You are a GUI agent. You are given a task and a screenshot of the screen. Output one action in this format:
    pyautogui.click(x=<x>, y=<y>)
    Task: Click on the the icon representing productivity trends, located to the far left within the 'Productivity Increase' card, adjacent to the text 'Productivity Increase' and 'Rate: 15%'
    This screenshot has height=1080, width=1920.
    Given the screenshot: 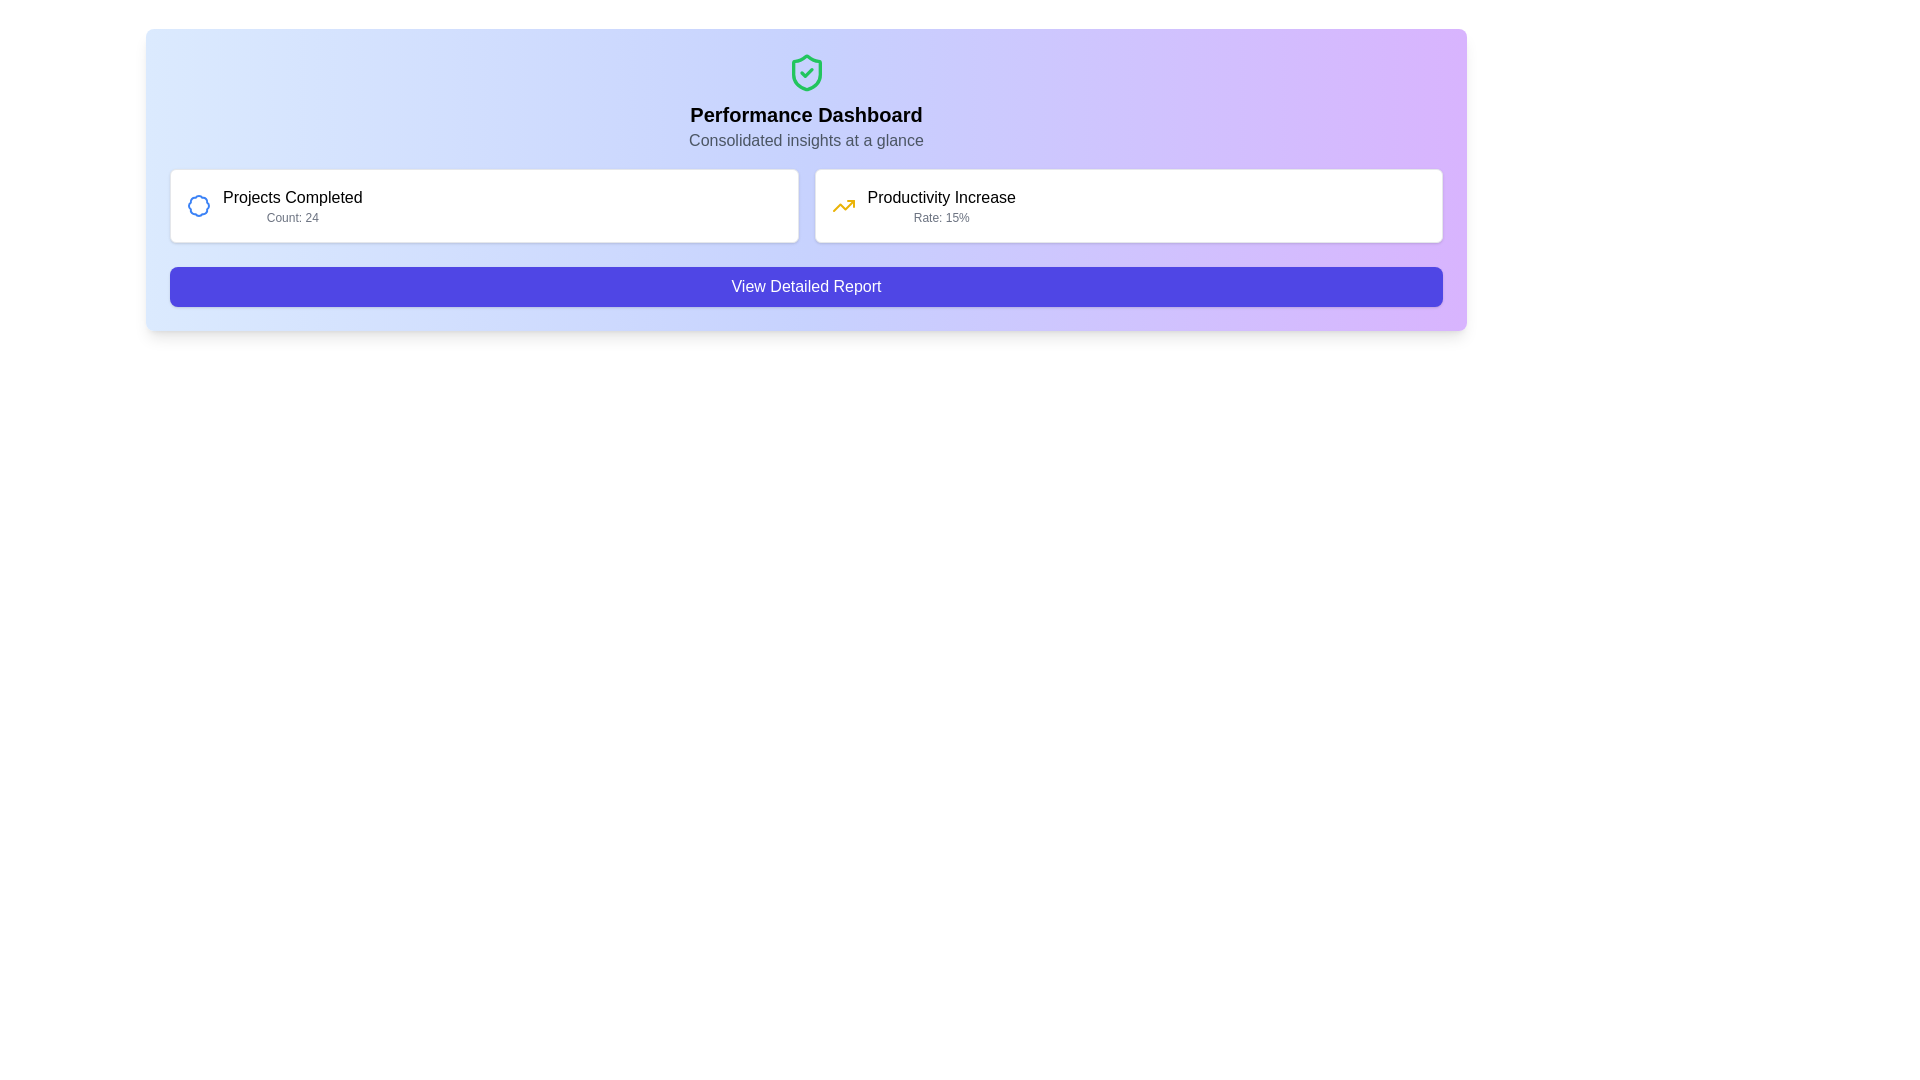 What is the action you would take?
    pyautogui.click(x=843, y=205)
    